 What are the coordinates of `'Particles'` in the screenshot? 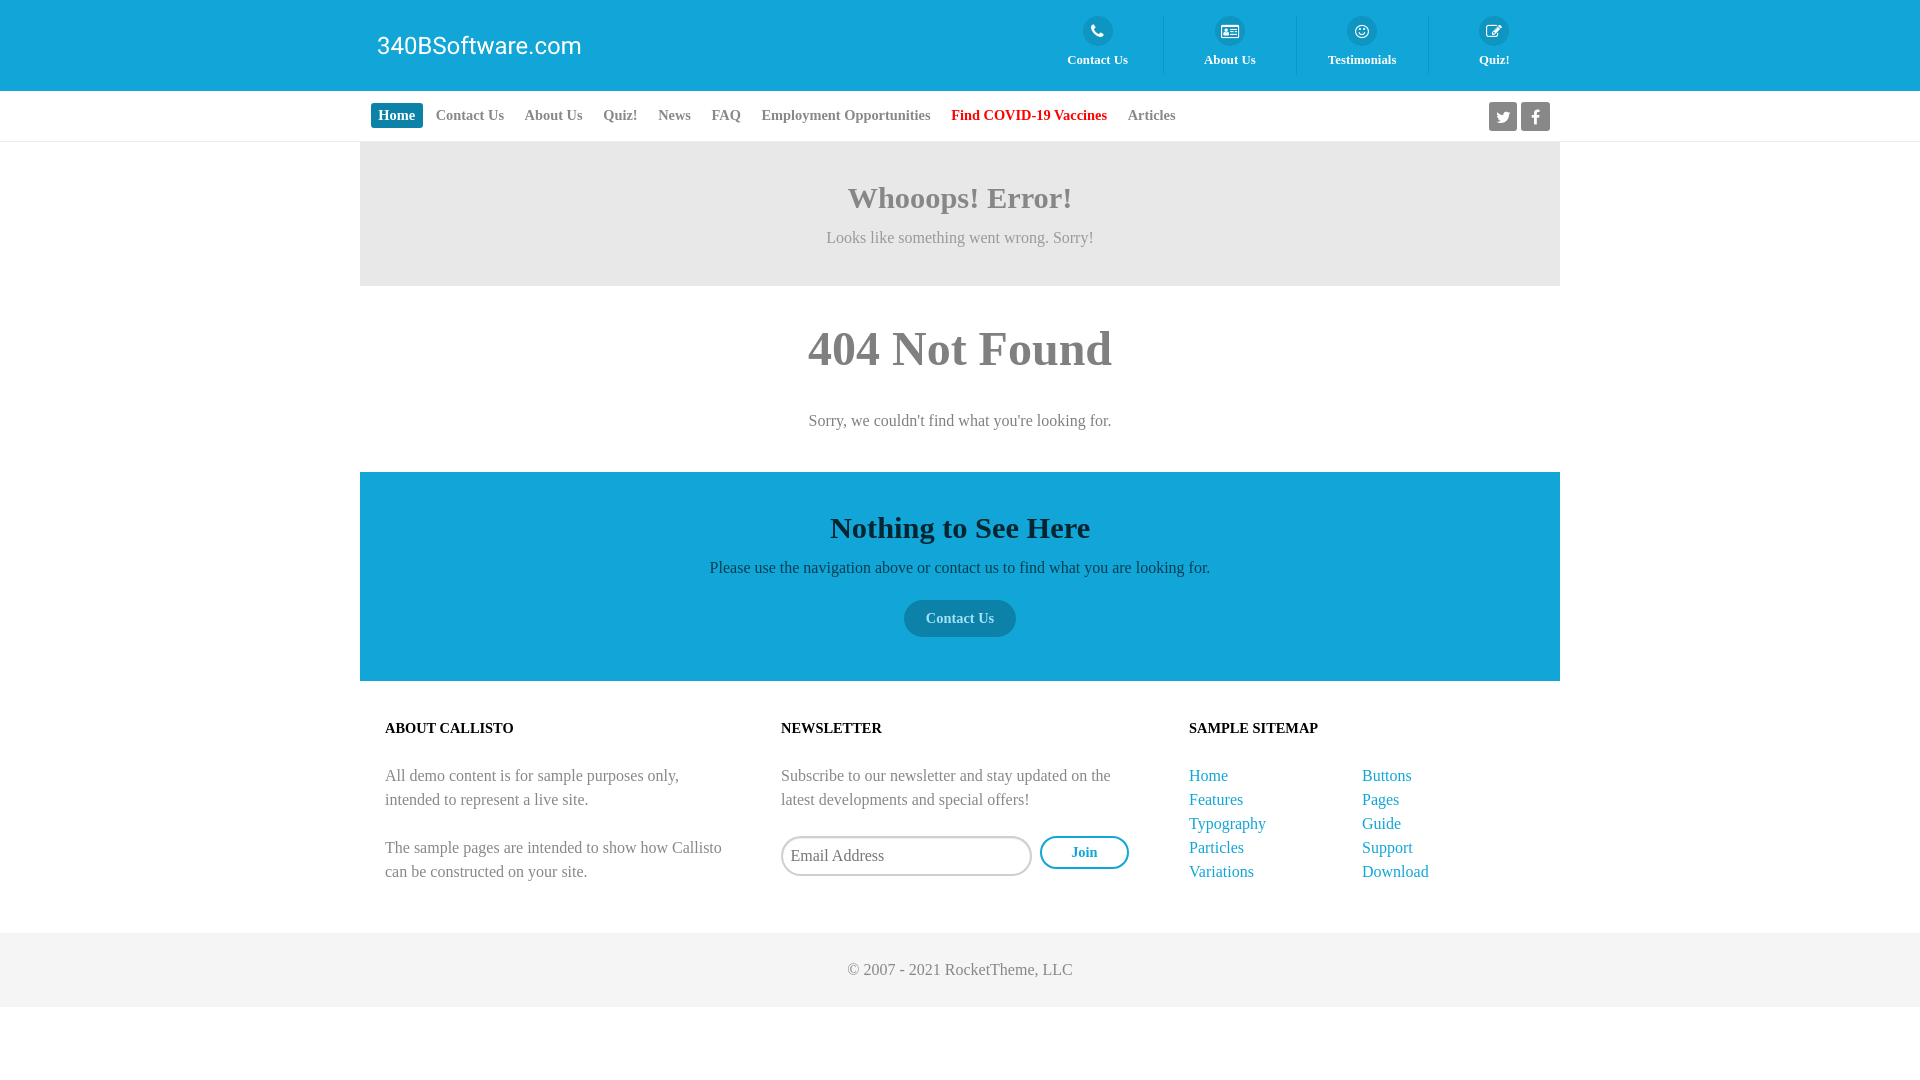 It's located at (1215, 847).